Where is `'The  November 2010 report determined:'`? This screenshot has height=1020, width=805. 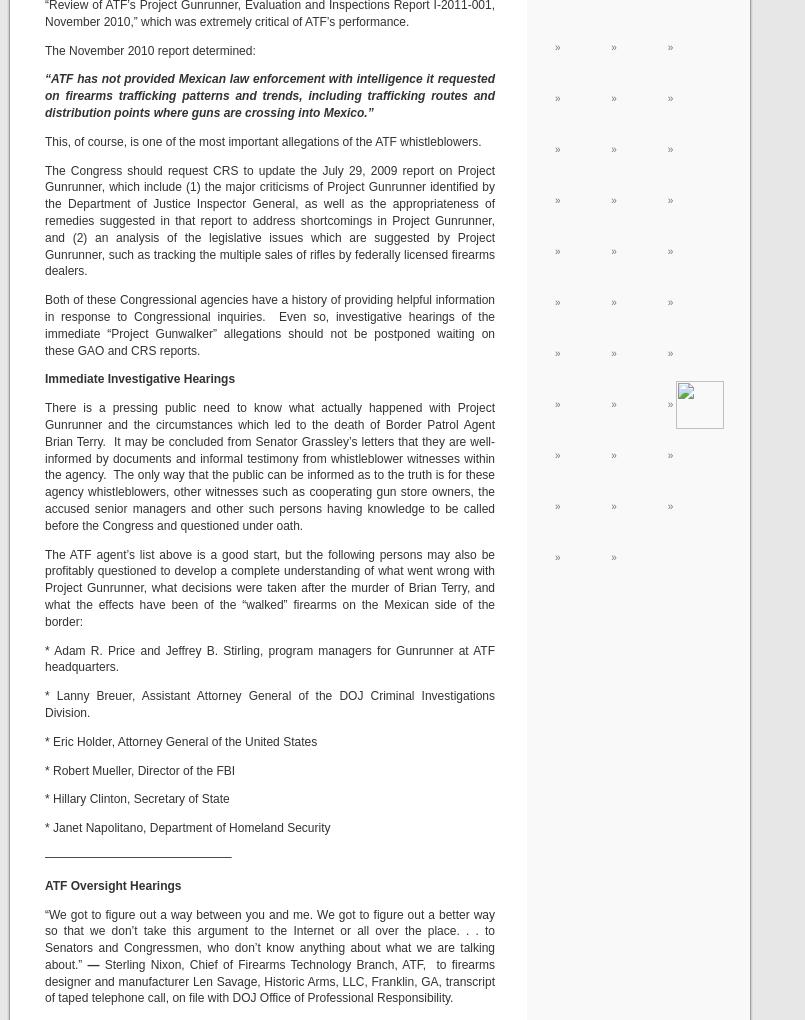 'The  November 2010 report determined:' is located at coordinates (149, 49).